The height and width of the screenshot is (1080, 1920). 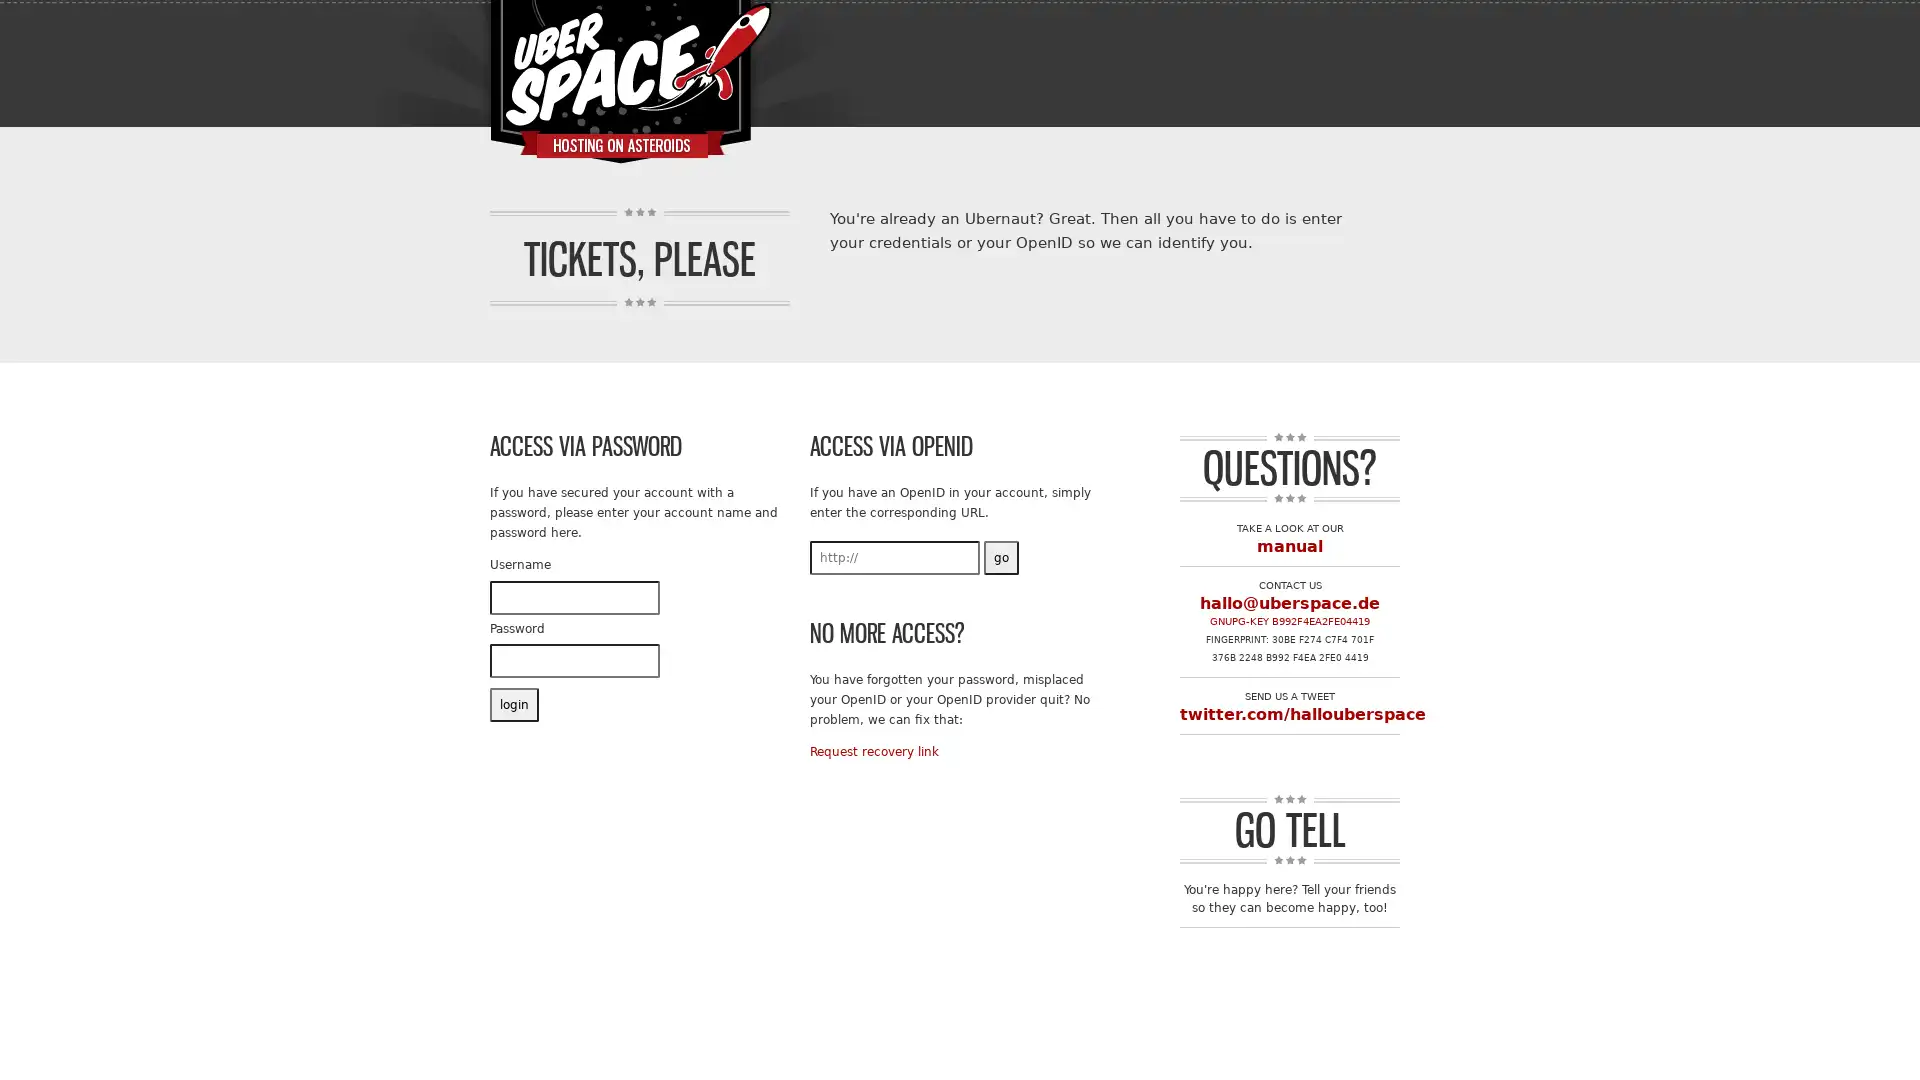 I want to click on go, so click(x=1001, y=556).